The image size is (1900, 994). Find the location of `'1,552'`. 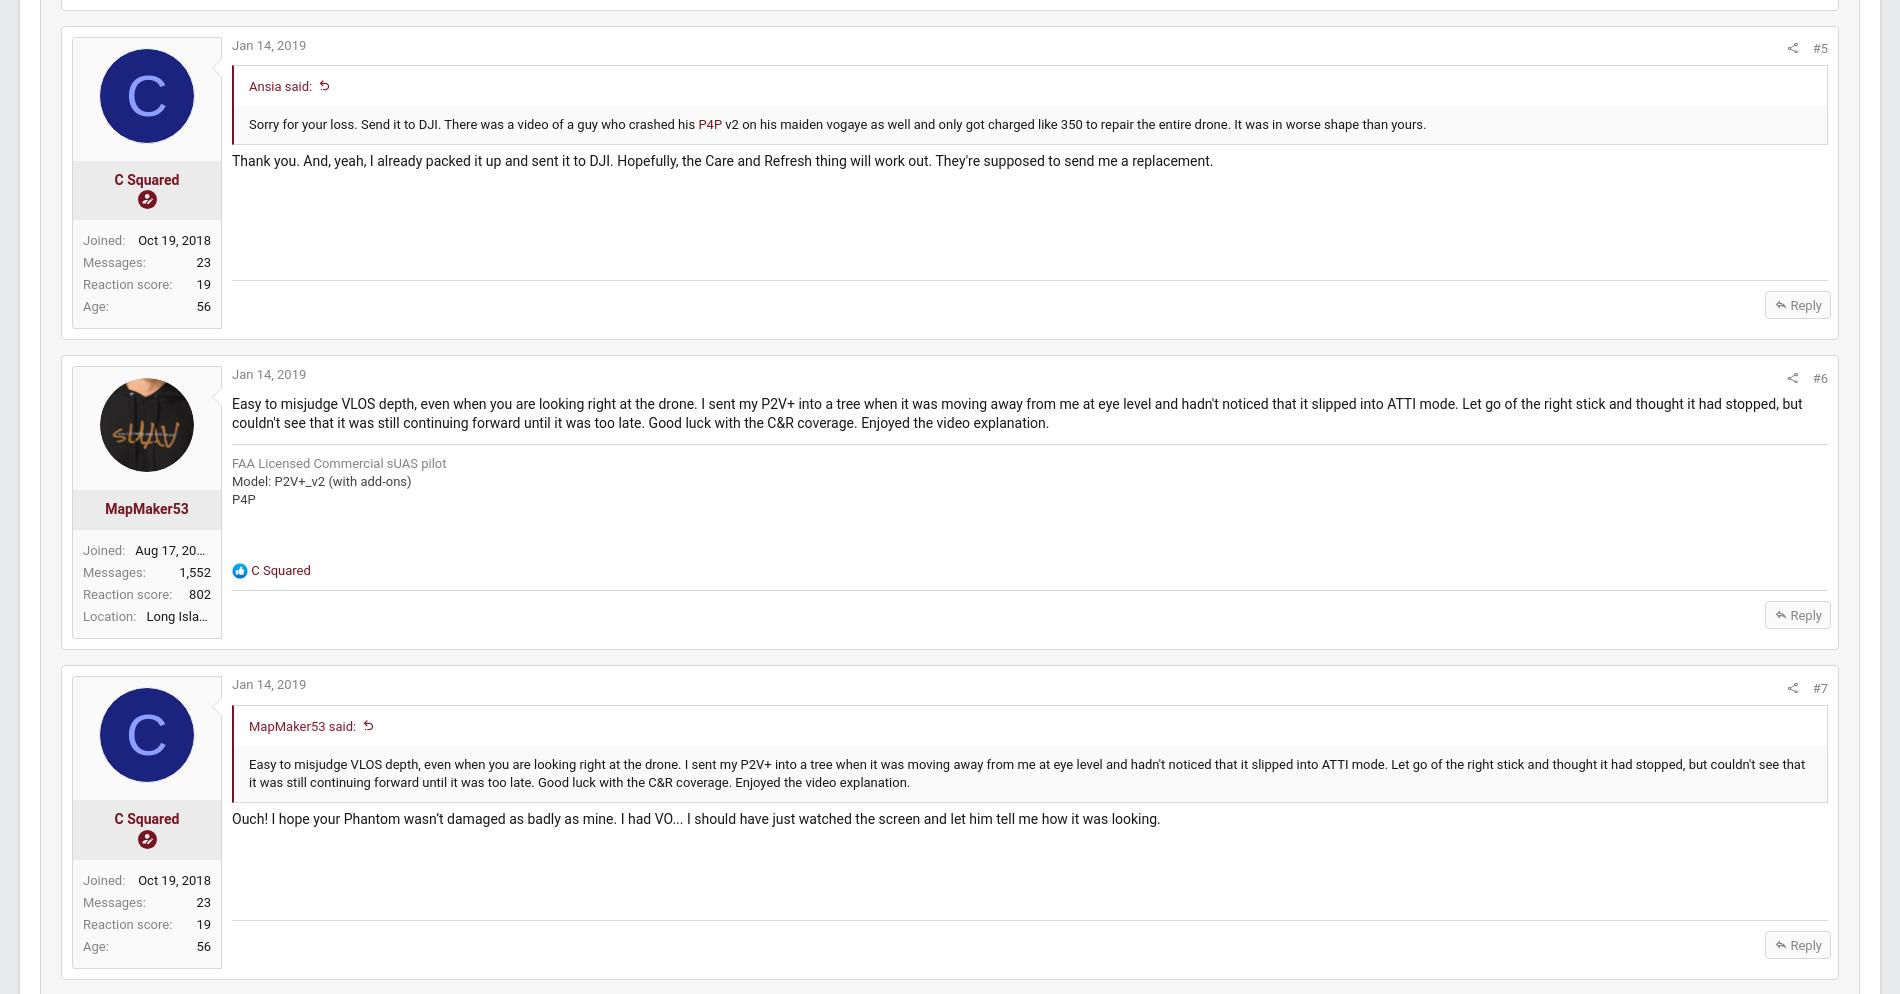

'1,552' is located at coordinates (225, 591).